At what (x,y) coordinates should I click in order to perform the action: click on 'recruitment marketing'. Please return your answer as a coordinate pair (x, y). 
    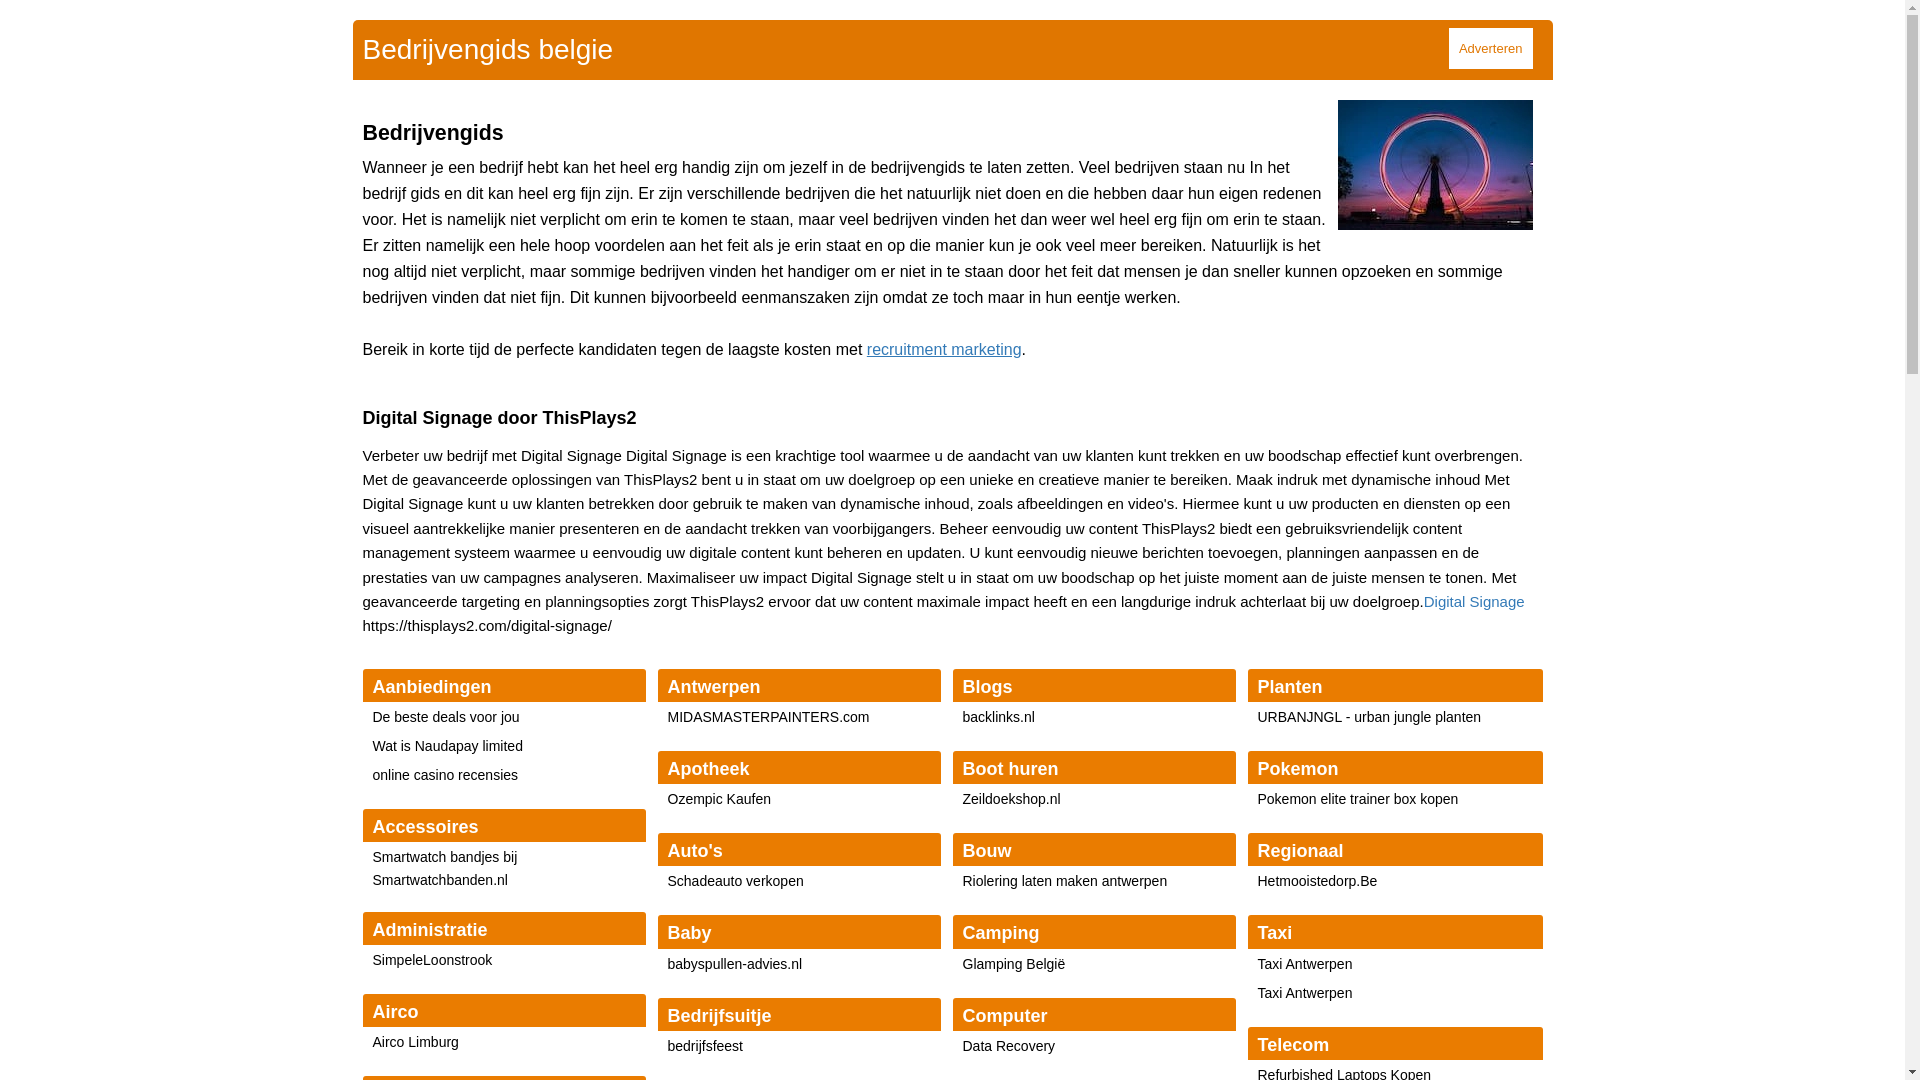
    Looking at the image, I should click on (867, 348).